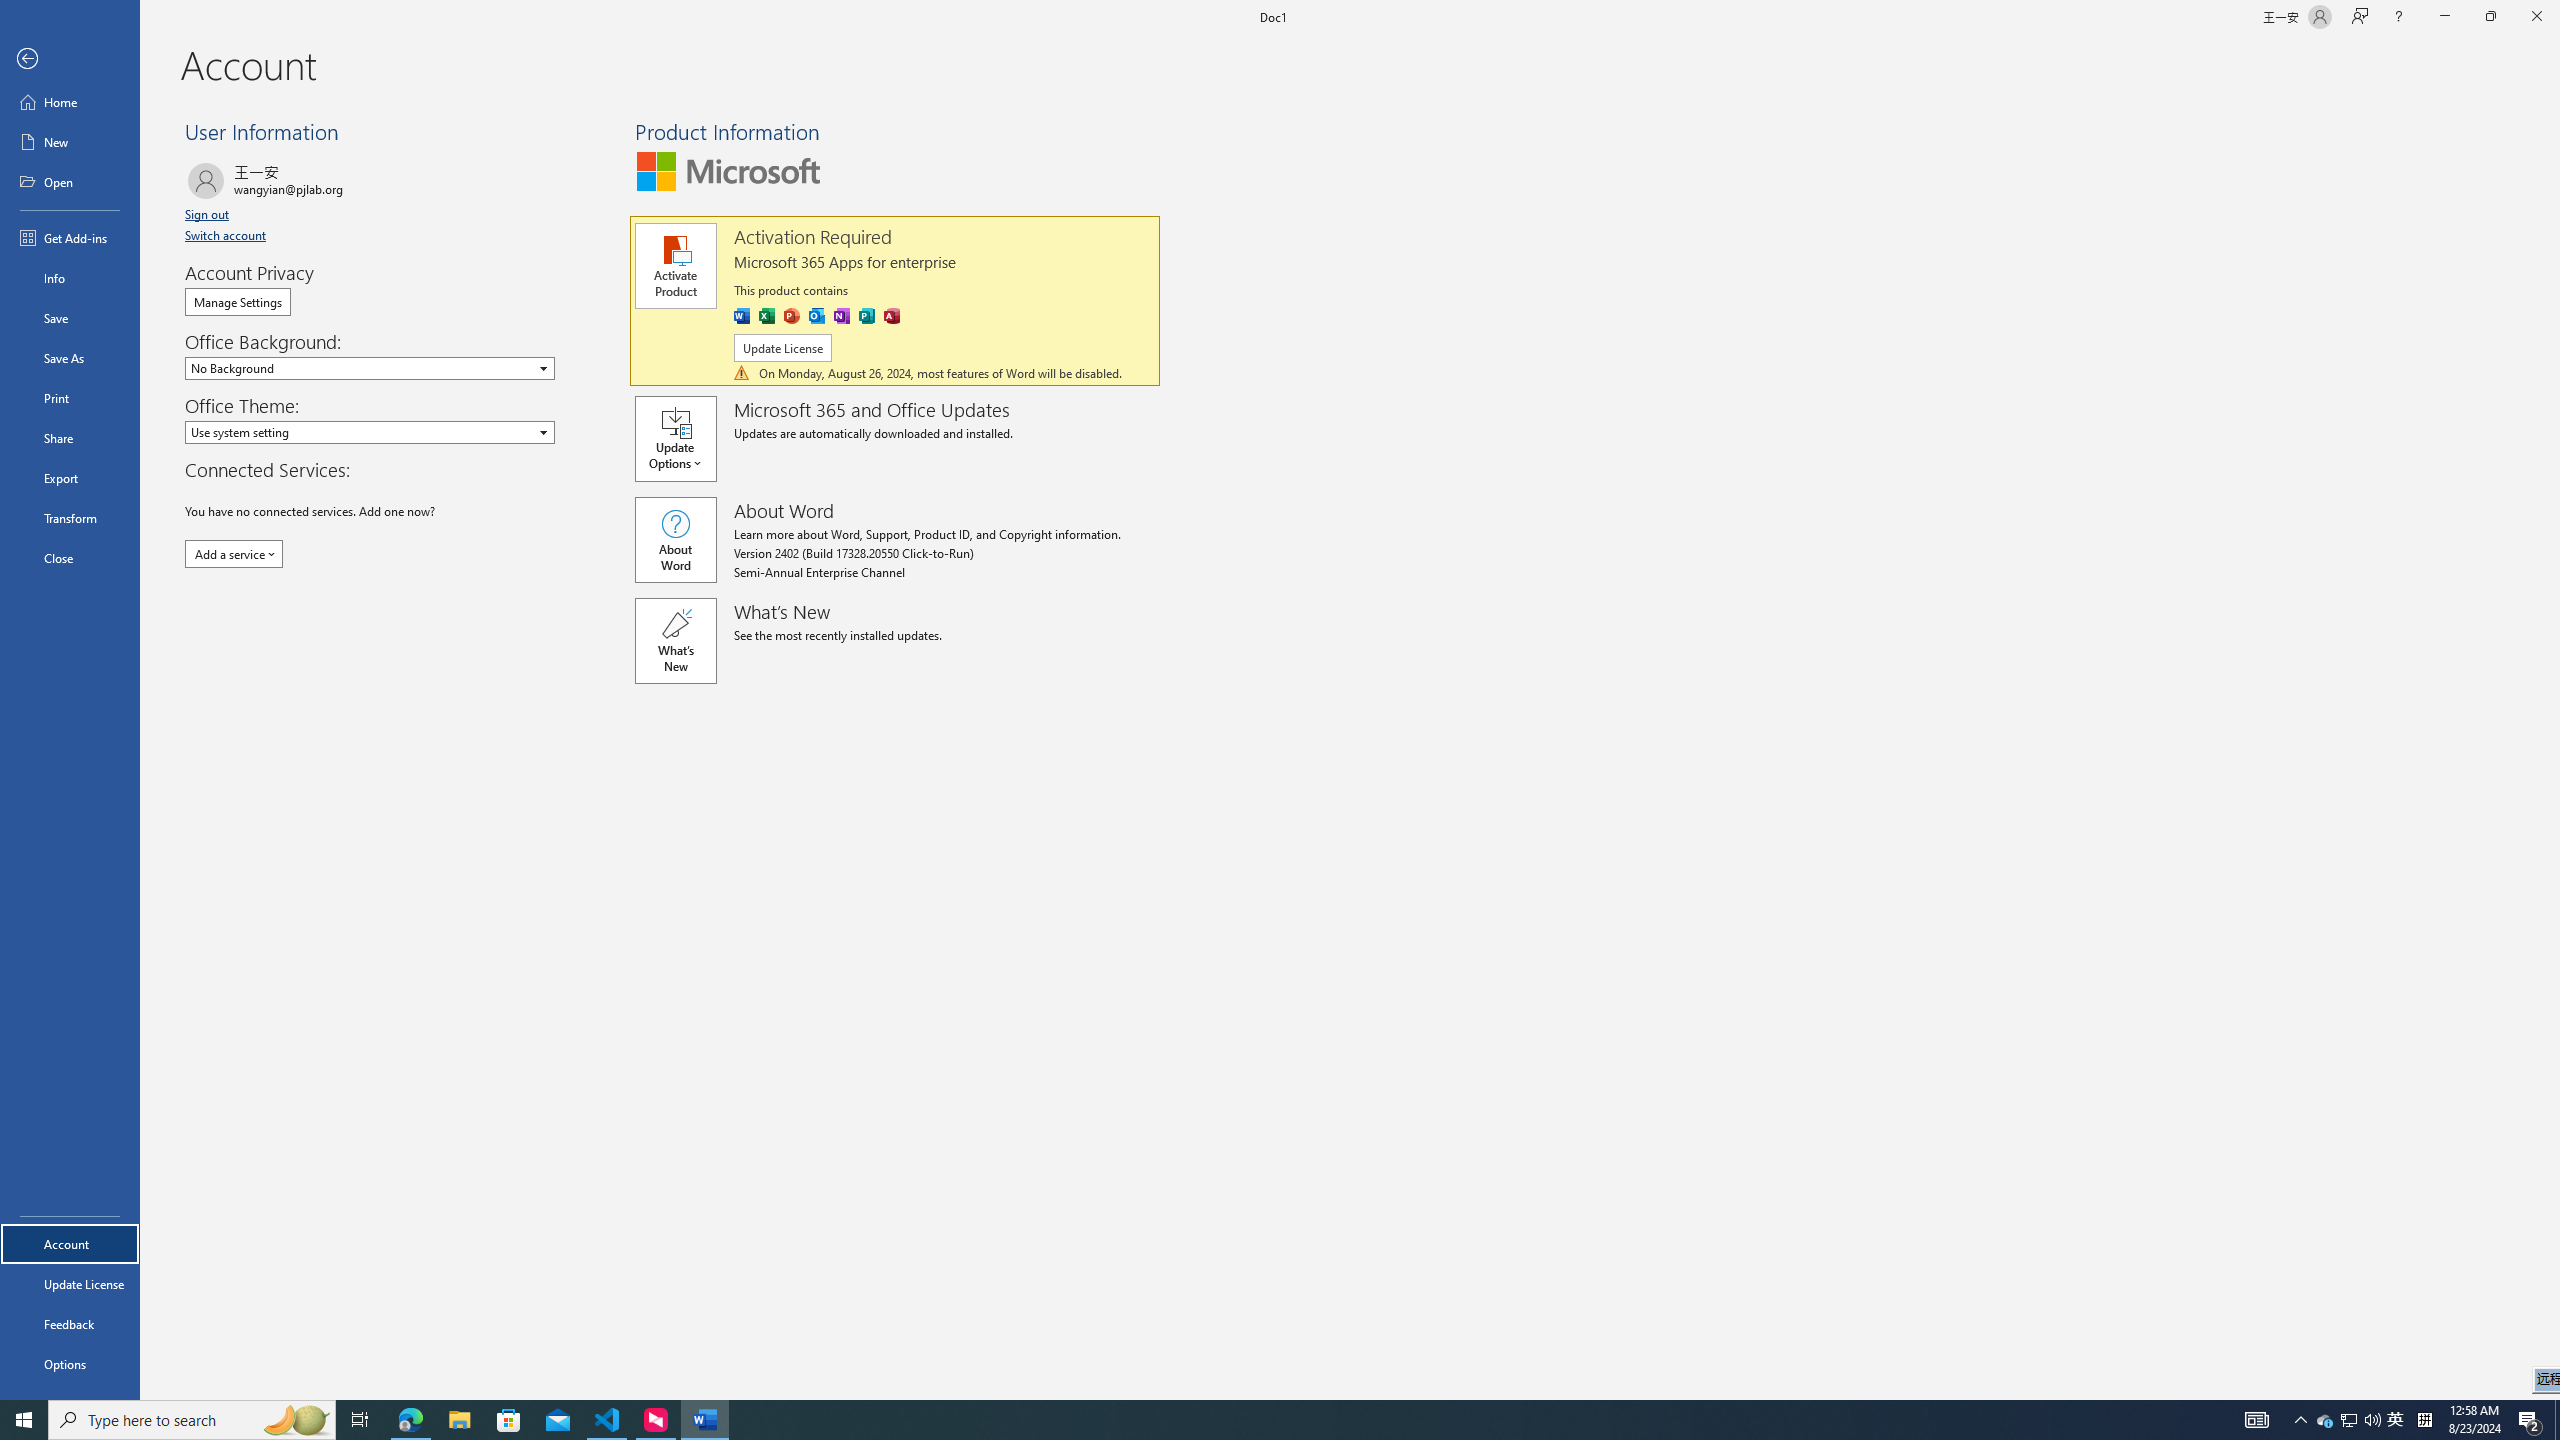  I want to click on 'Transform', so click(69, 517).